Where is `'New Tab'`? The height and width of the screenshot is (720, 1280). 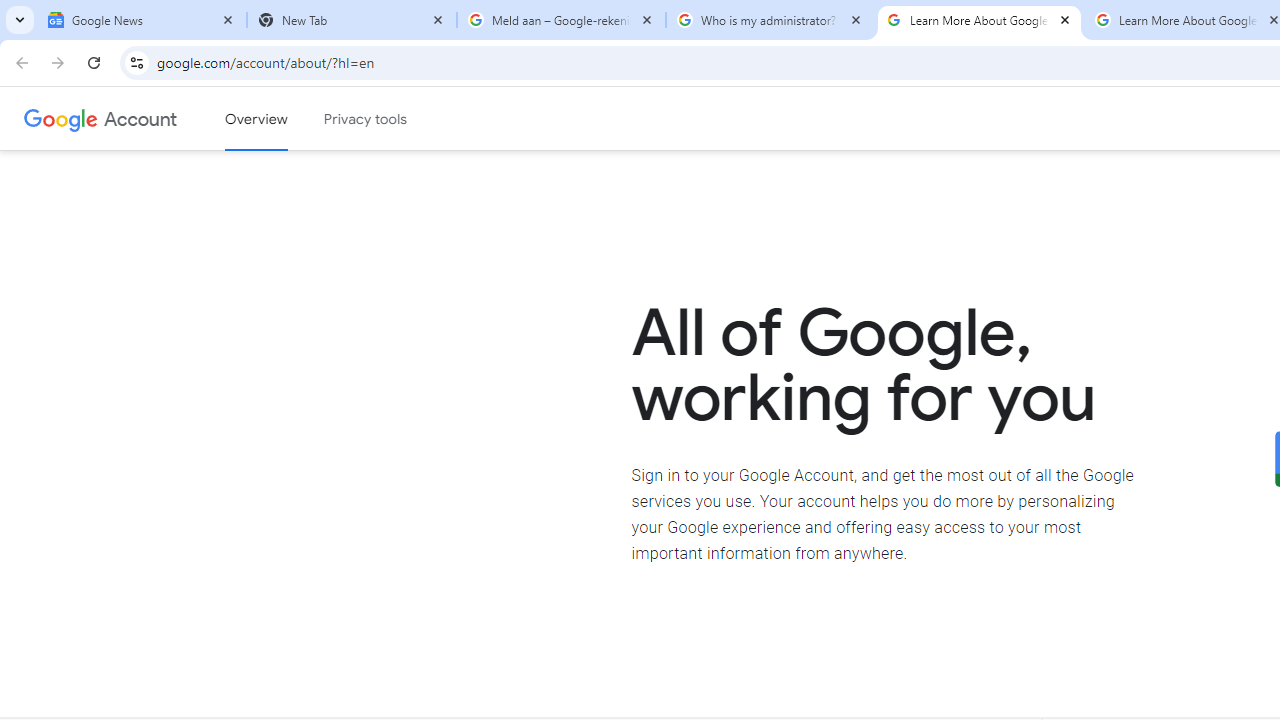
'New Tab' is located at coordinates (352, 20).